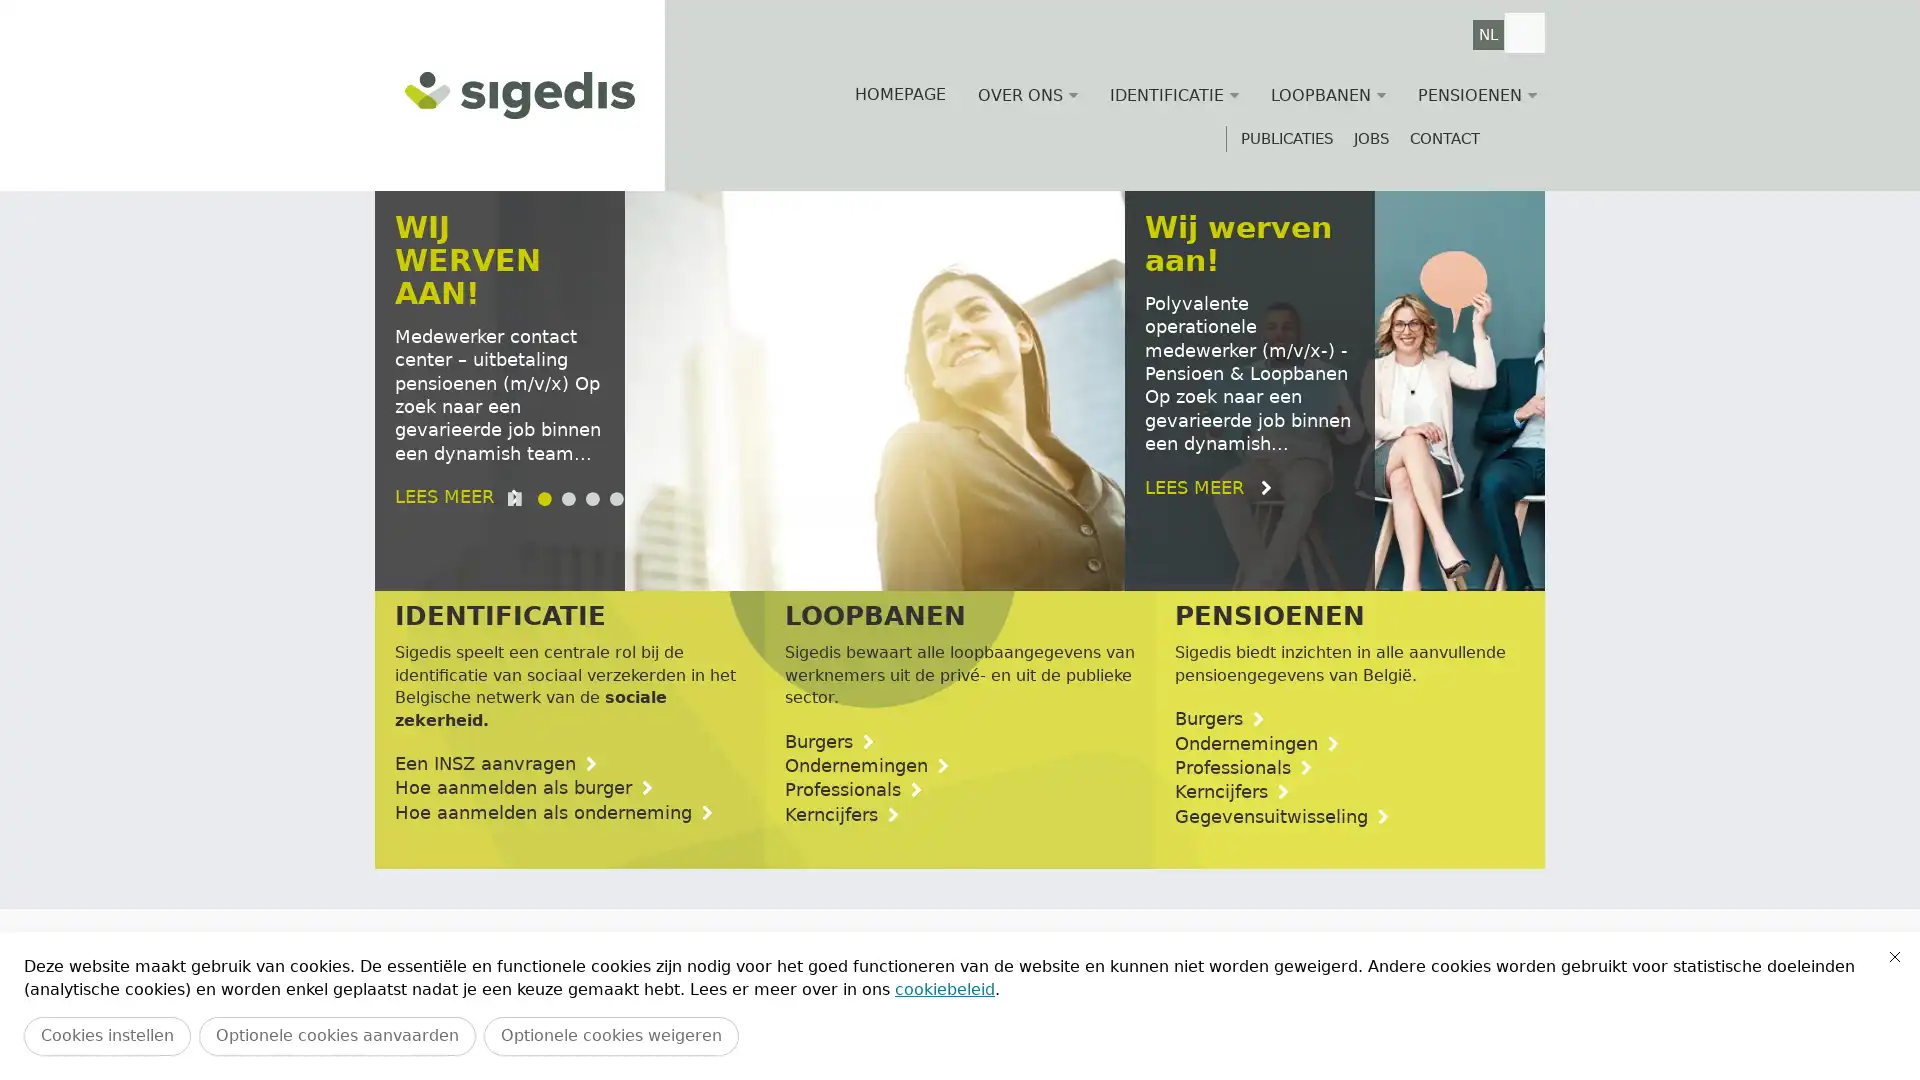  What do you see at coordinates (424, 1018) in the screenshot?
I see `Previous` at bounding box center [424, 1018].